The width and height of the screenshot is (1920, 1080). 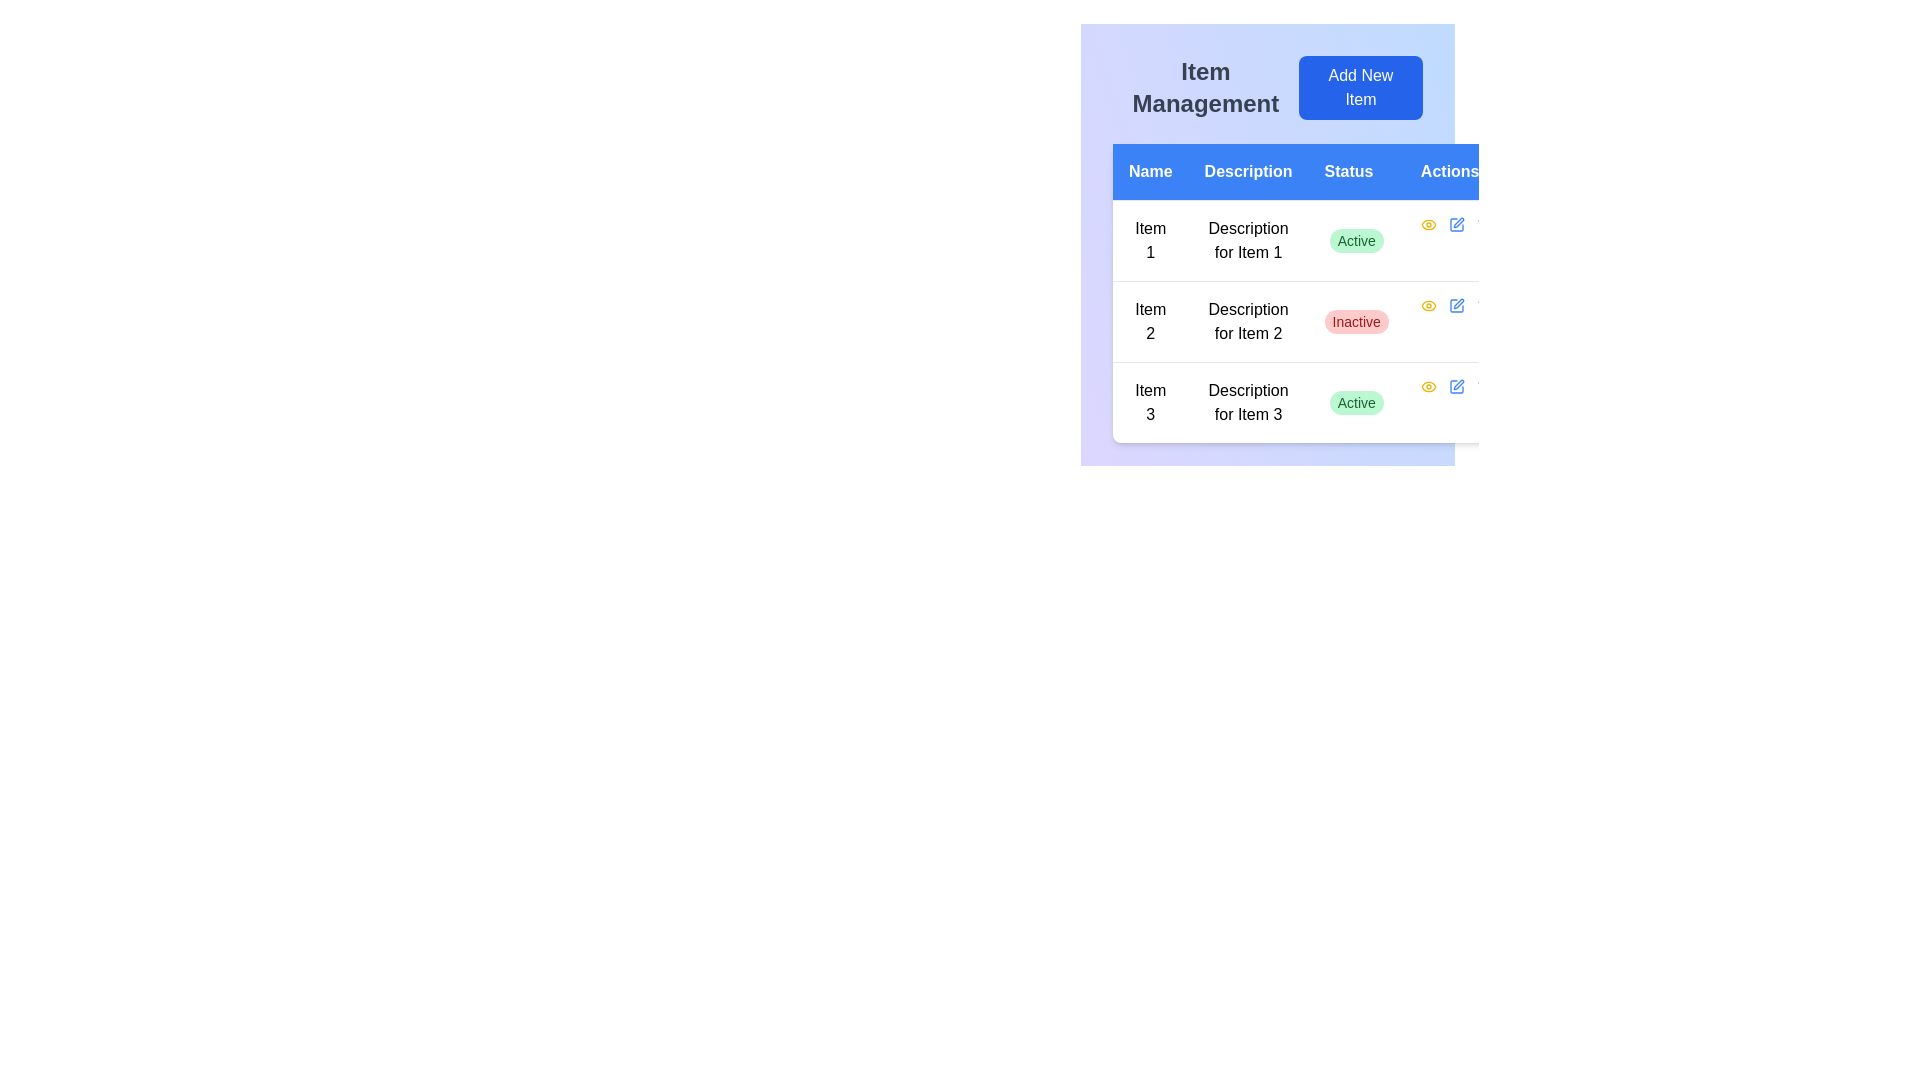 What do you see at coordinates (1456, 386) in the screenshot?
I see `the edit icon button, which resembles a square with a pen symbol, located in the 'Actions' column of the last row of the table layout` at bounding box center [1456, 386].